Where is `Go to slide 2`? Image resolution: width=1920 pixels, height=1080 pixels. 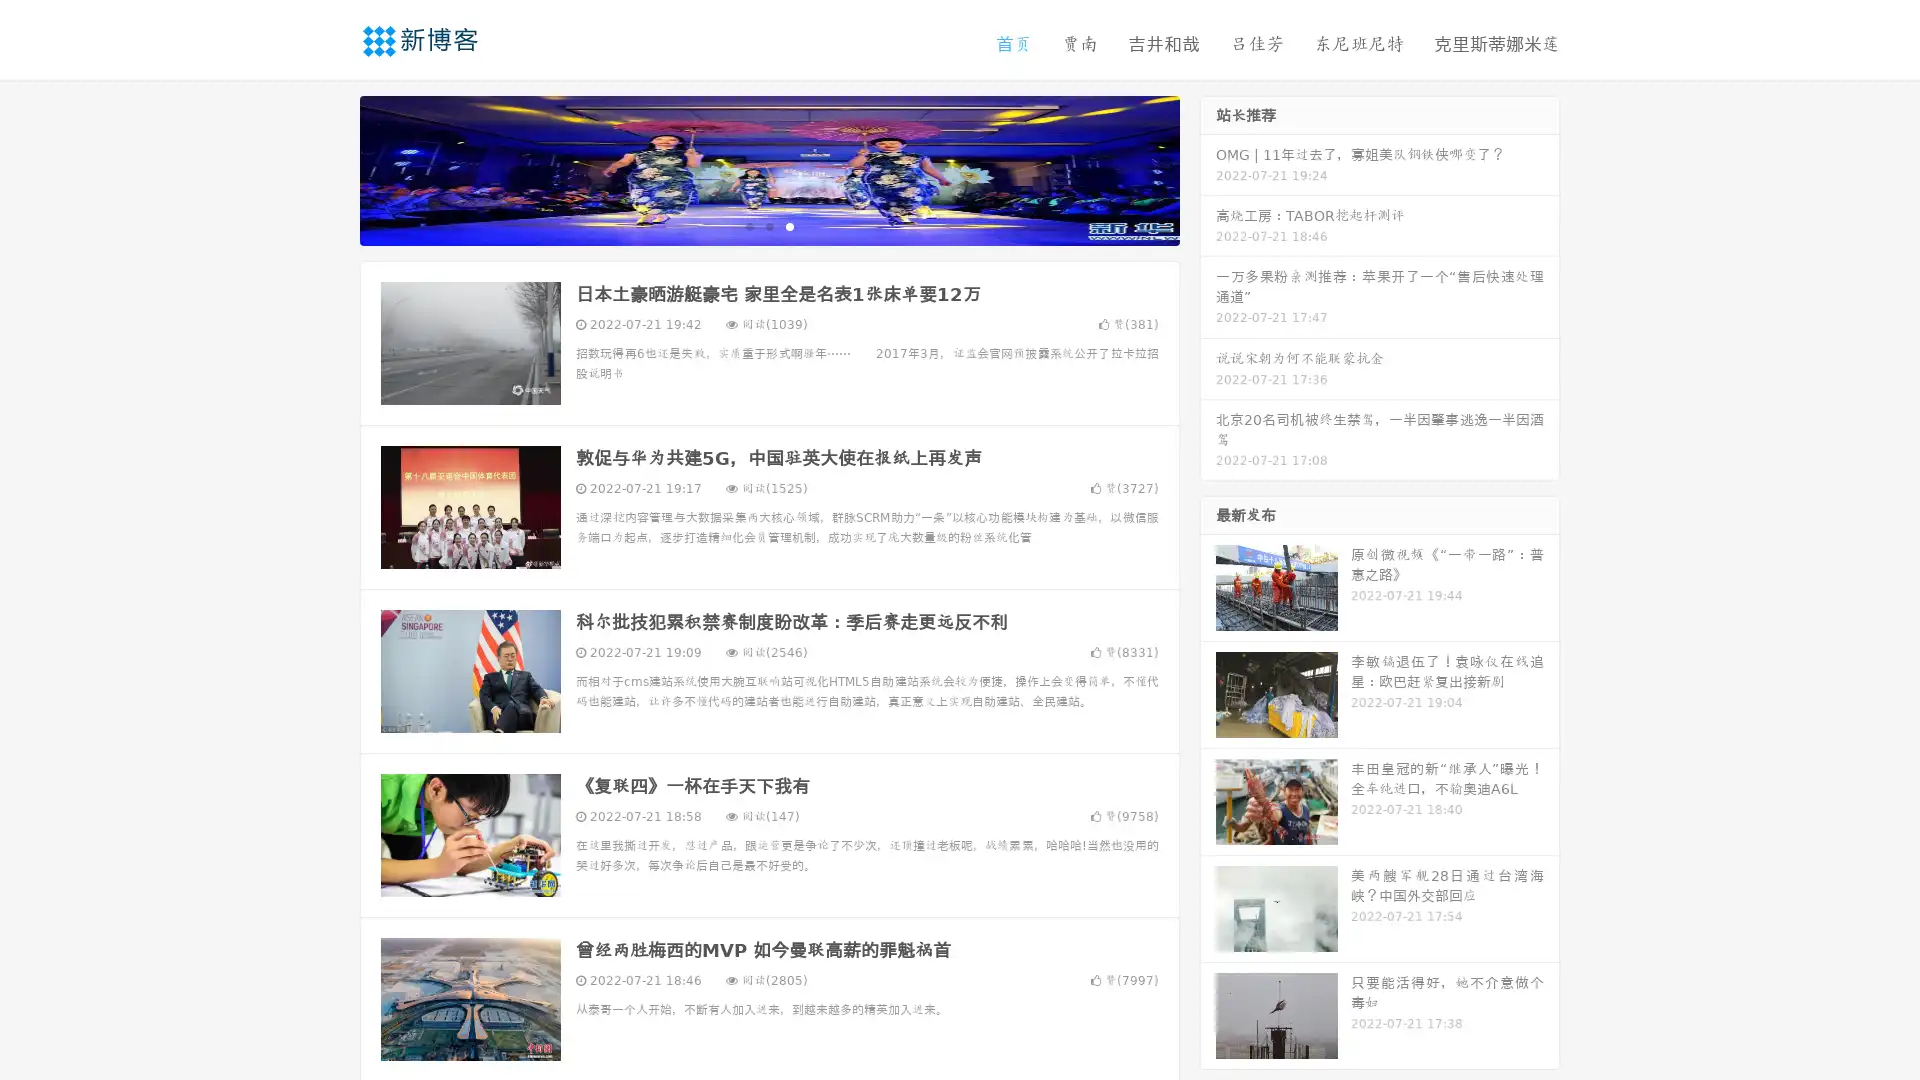
Go to slide 2 is located at coordinates (768, 225).